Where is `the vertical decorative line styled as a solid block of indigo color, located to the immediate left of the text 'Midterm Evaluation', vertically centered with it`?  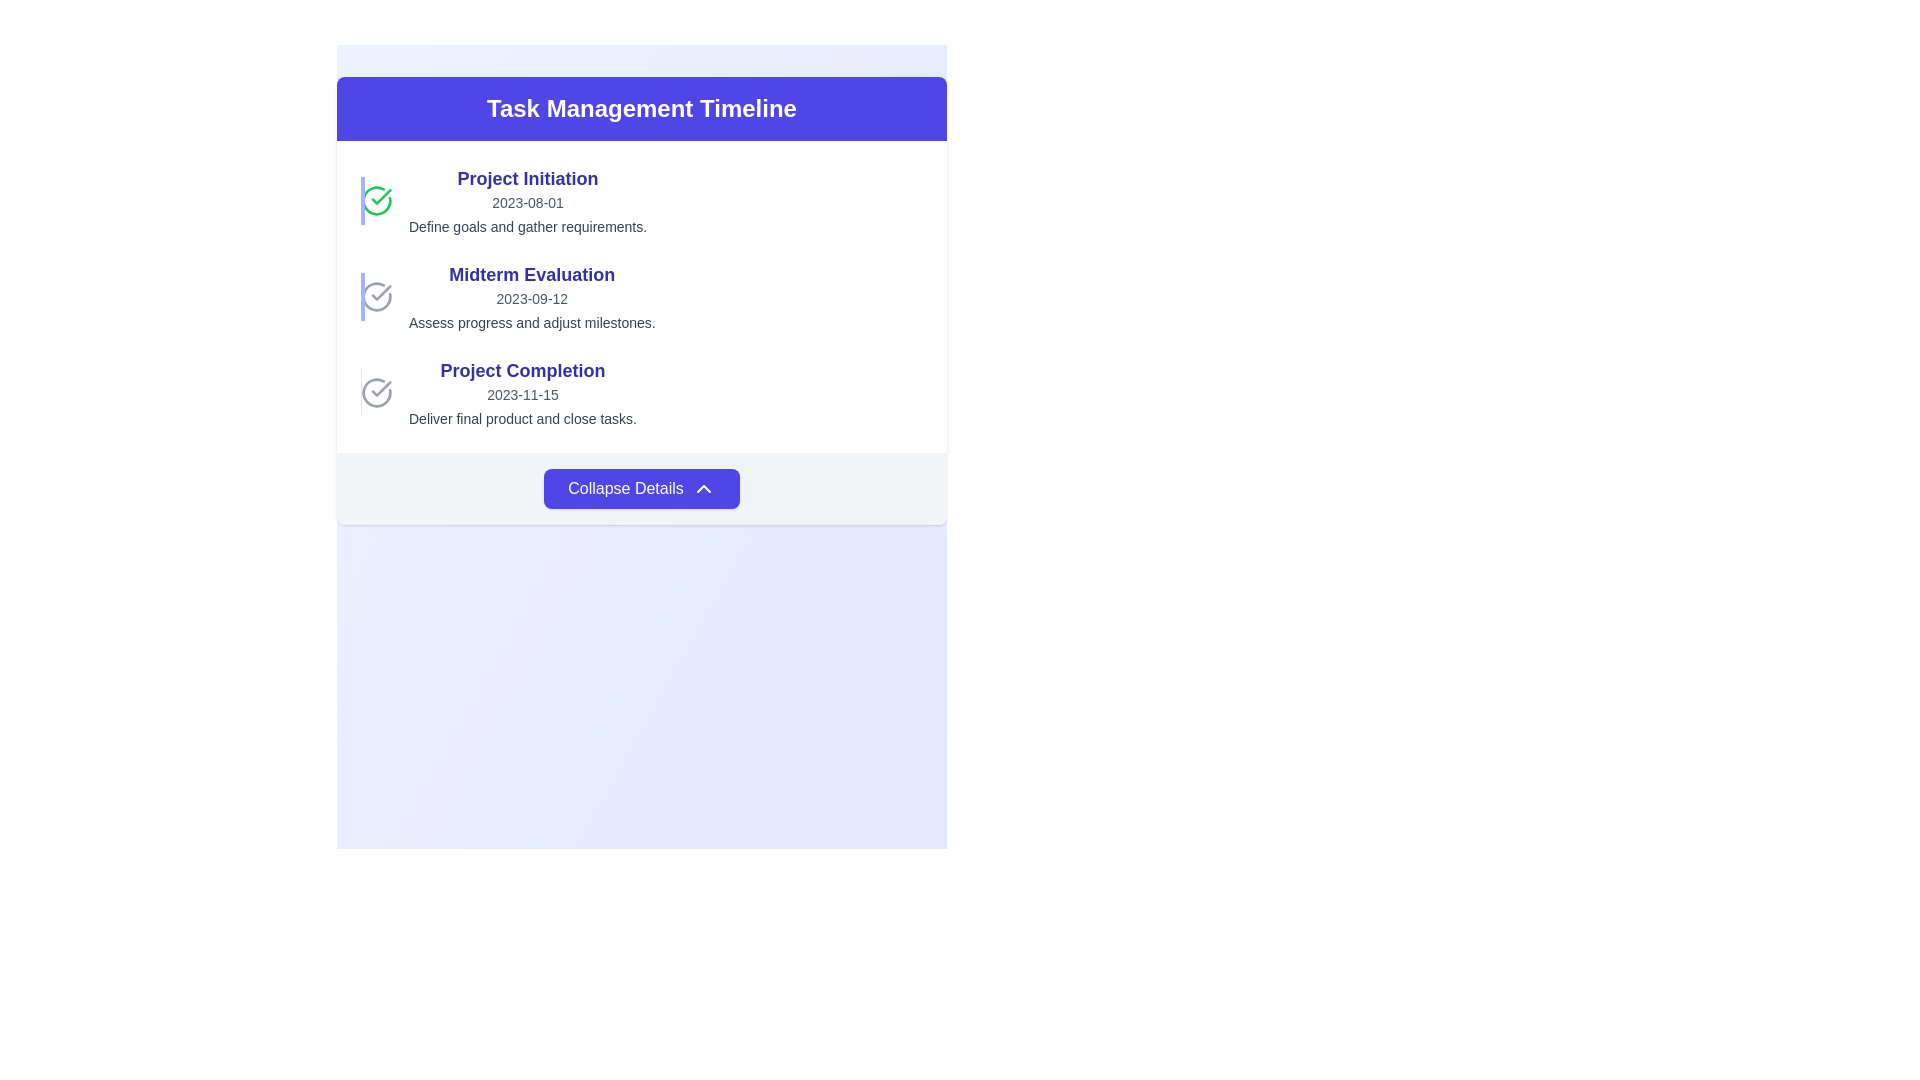
the vertical decorative line styled as a solid block of indigo color, located to the immediate left of the text 'Midterm Evaluation', vertically centered with it is located at coordinates (363, 297).